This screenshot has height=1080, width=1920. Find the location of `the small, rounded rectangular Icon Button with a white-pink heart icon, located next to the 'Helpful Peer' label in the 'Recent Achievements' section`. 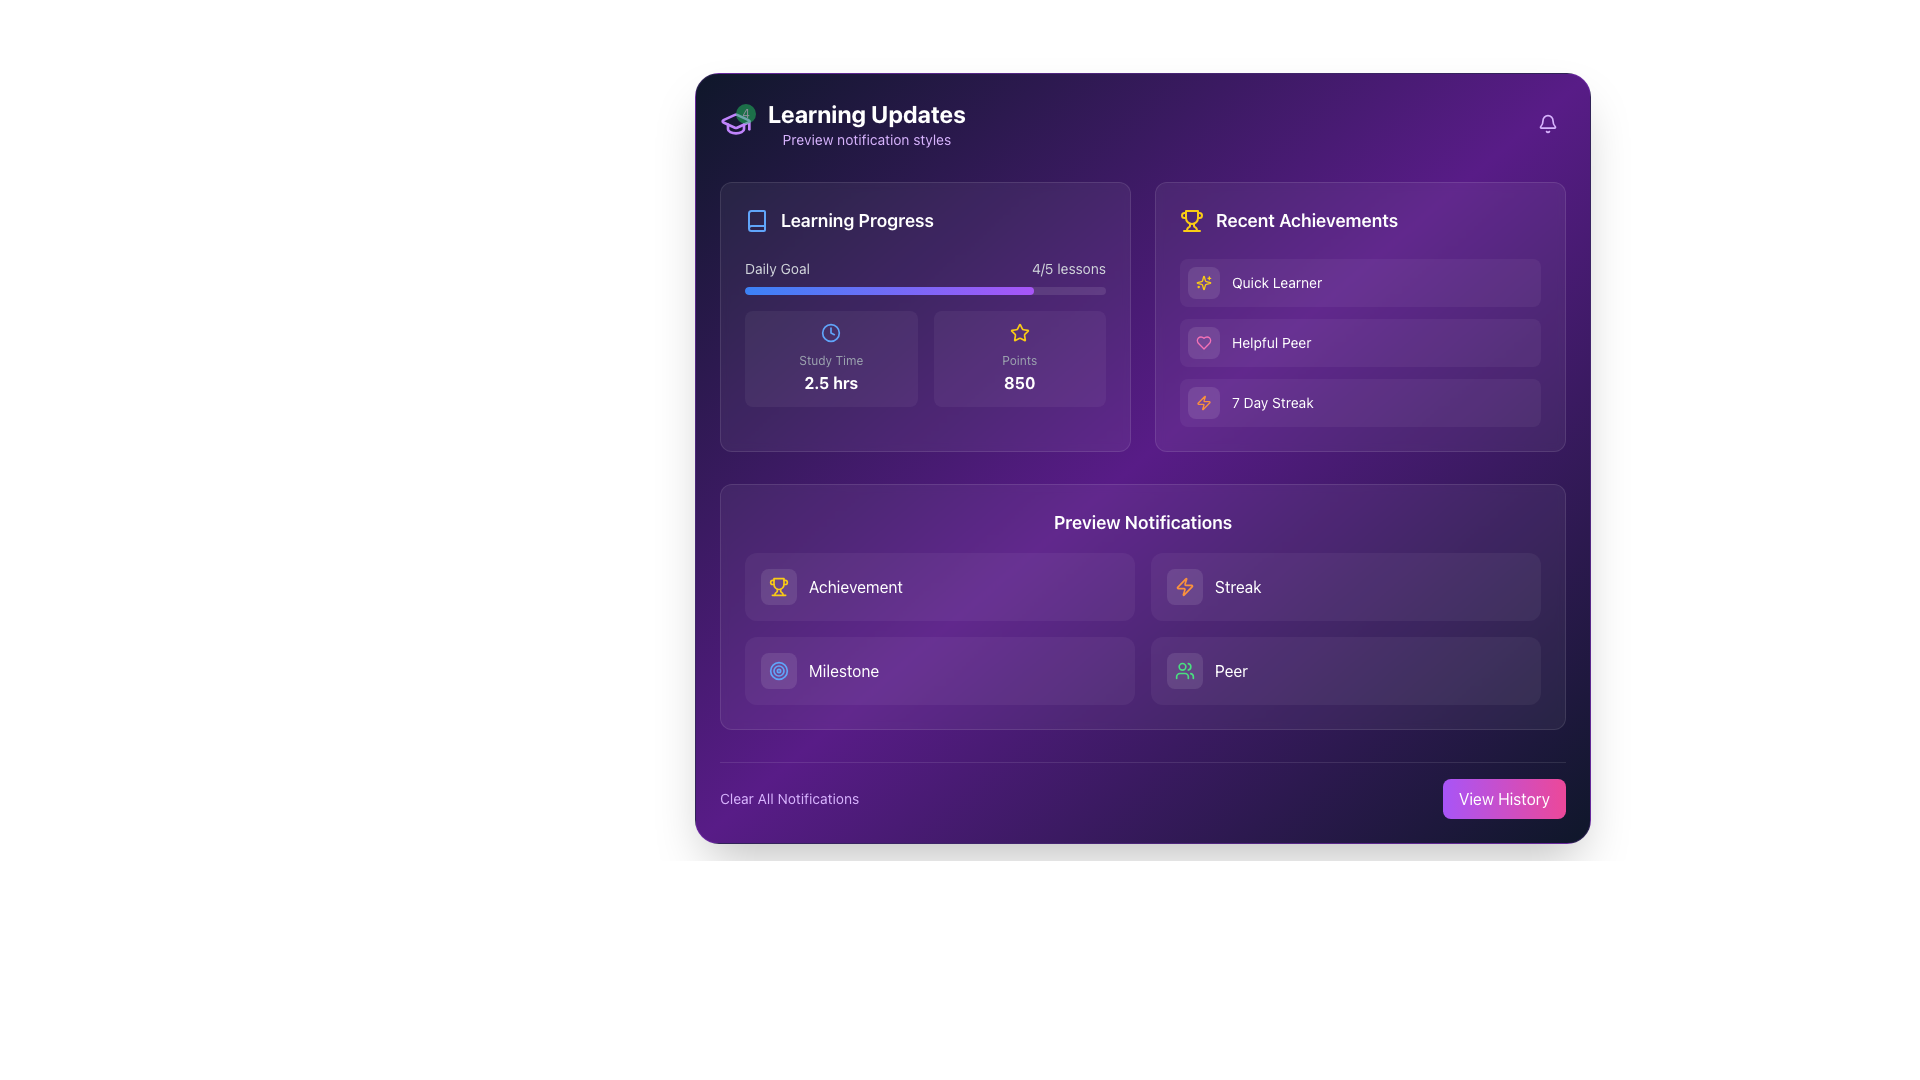

the small, rounded rectangular Icon Button with a white-pink heart icon, located next to the 'Helpful Peer' label in the 'Recent Achievements' section is located at coordinates (1203, 342).